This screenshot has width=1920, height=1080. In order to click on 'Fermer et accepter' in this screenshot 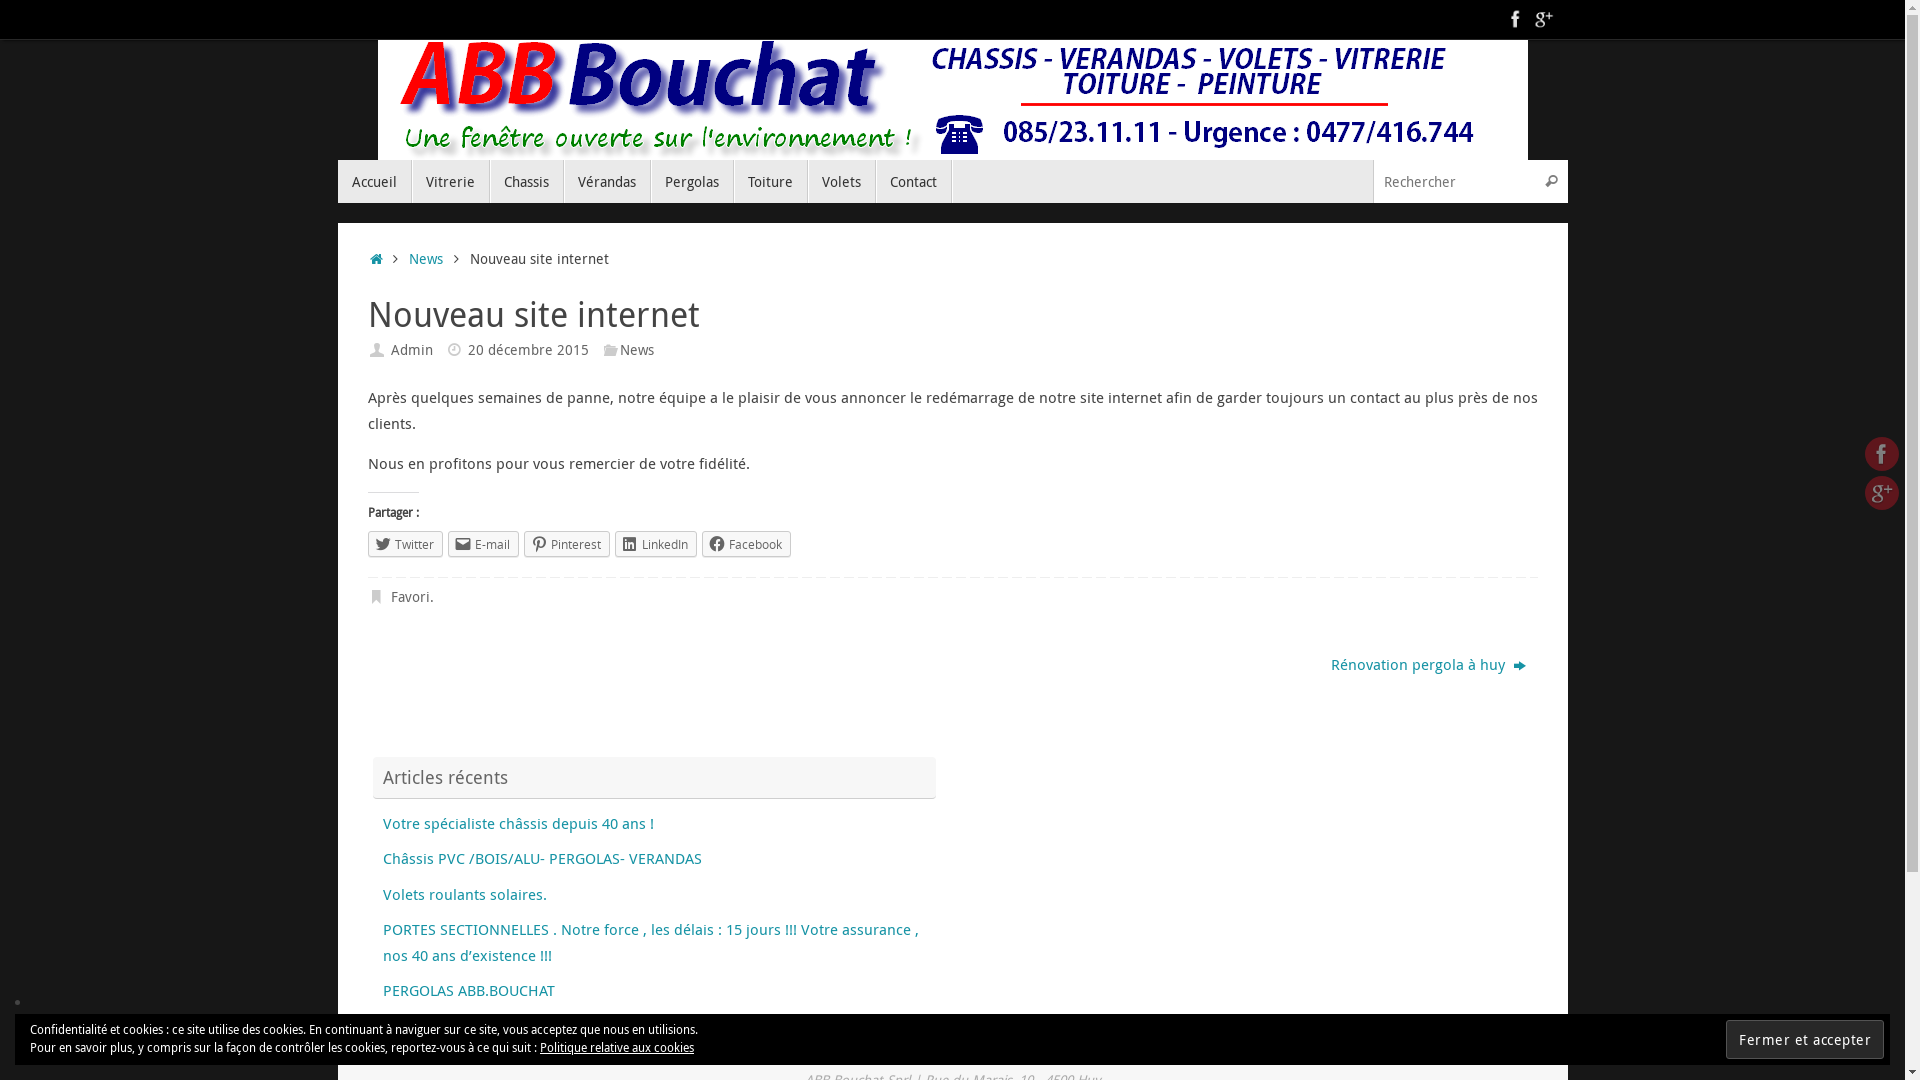, I will do `click(1804, 1038)`.